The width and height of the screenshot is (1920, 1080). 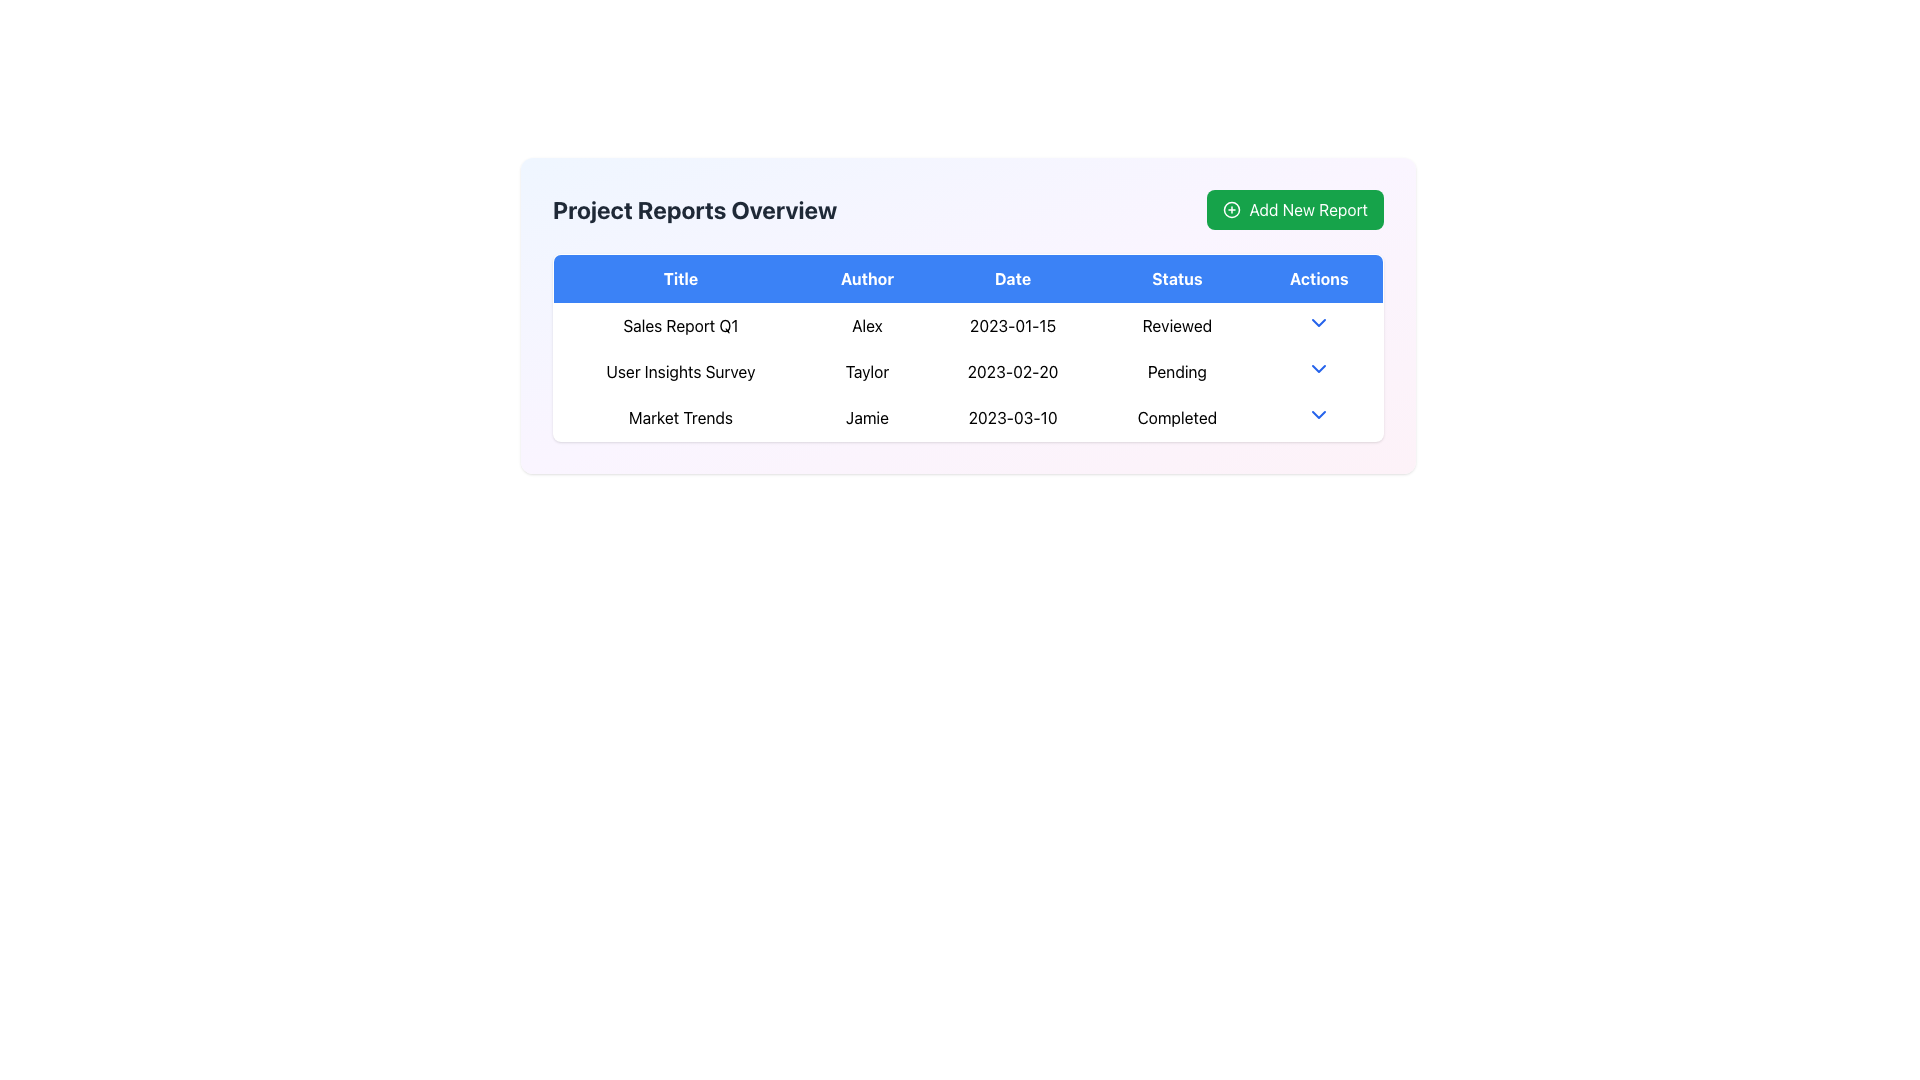 What do you see at coordinates (867, 278) in the screenshot?
I see `the label displaying the text 'Author' in white against a blue background, which is the second element in a row of five within a table-like structure` at bounding box center [867, 278].